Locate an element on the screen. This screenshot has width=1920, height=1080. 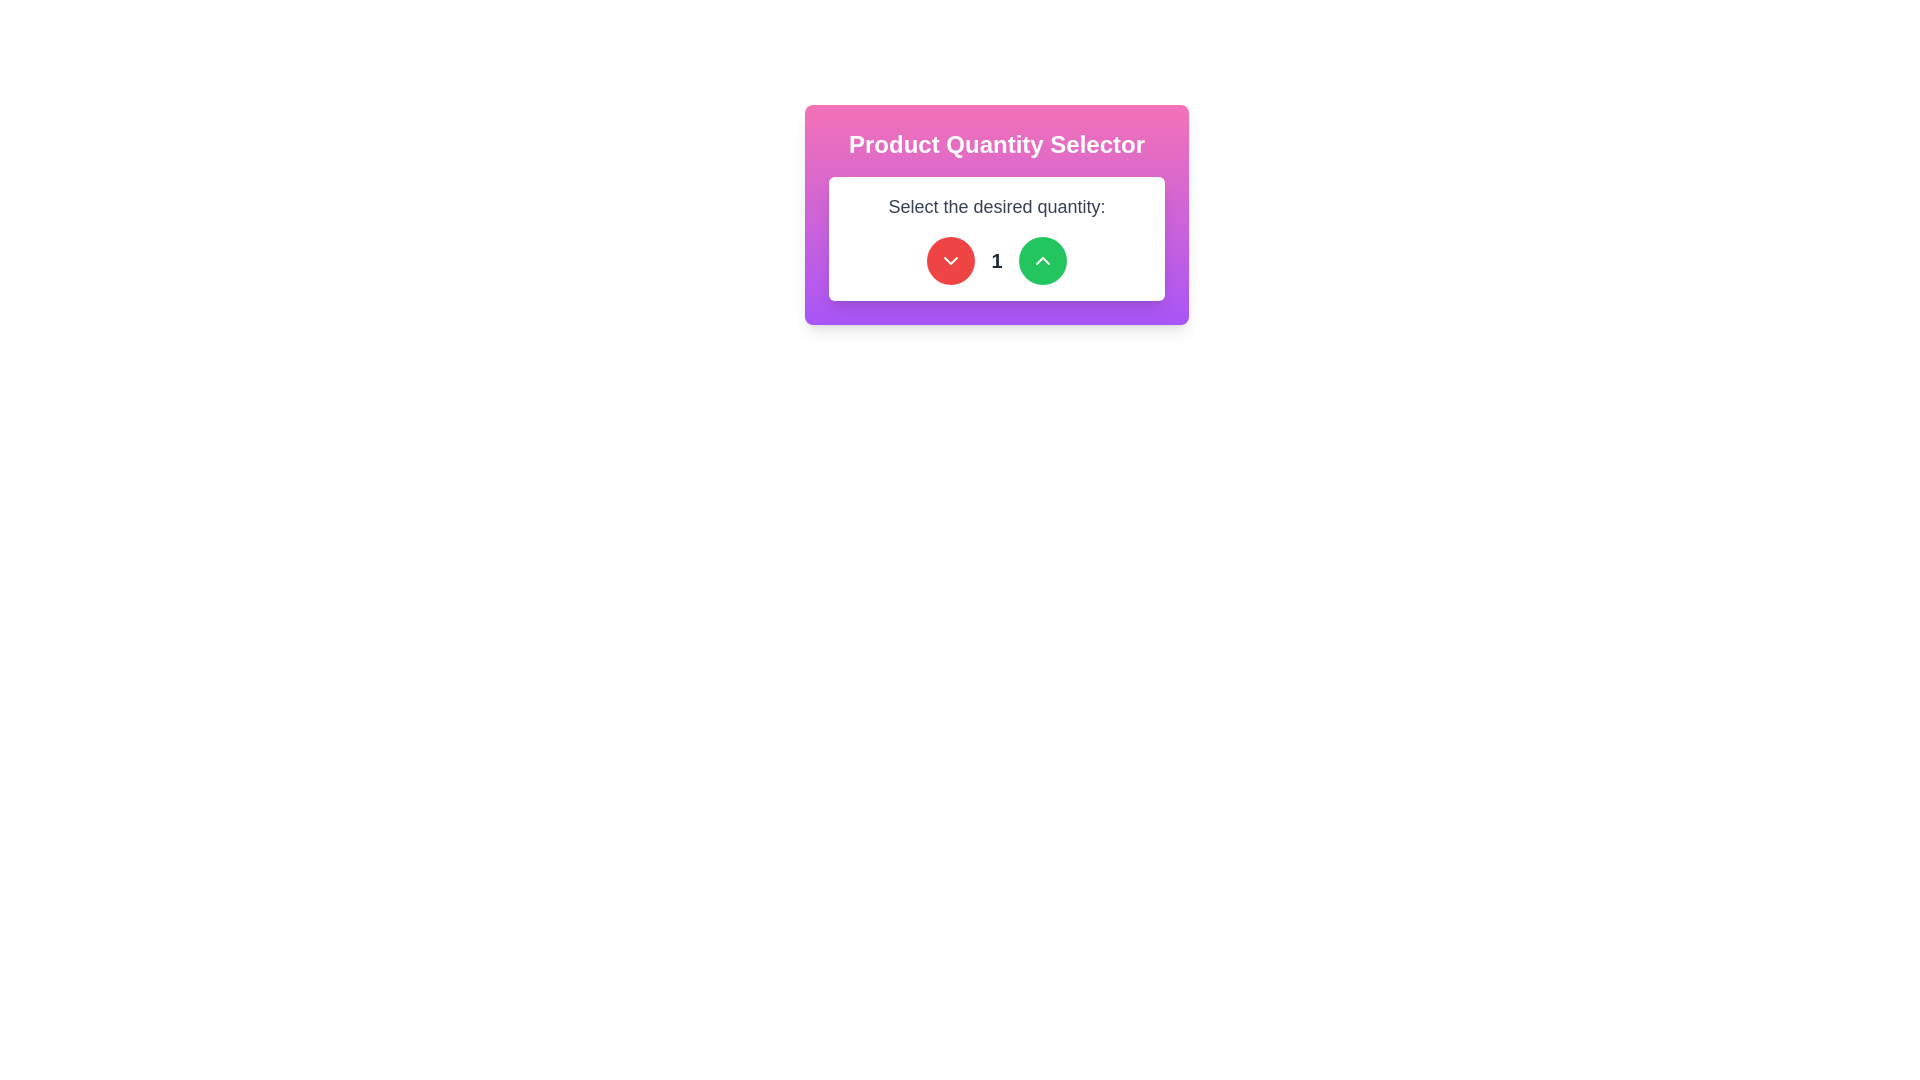
the button to the right of the numeric value in the product quantity selector to increment the quantity is located at coordinates (1036, 260).